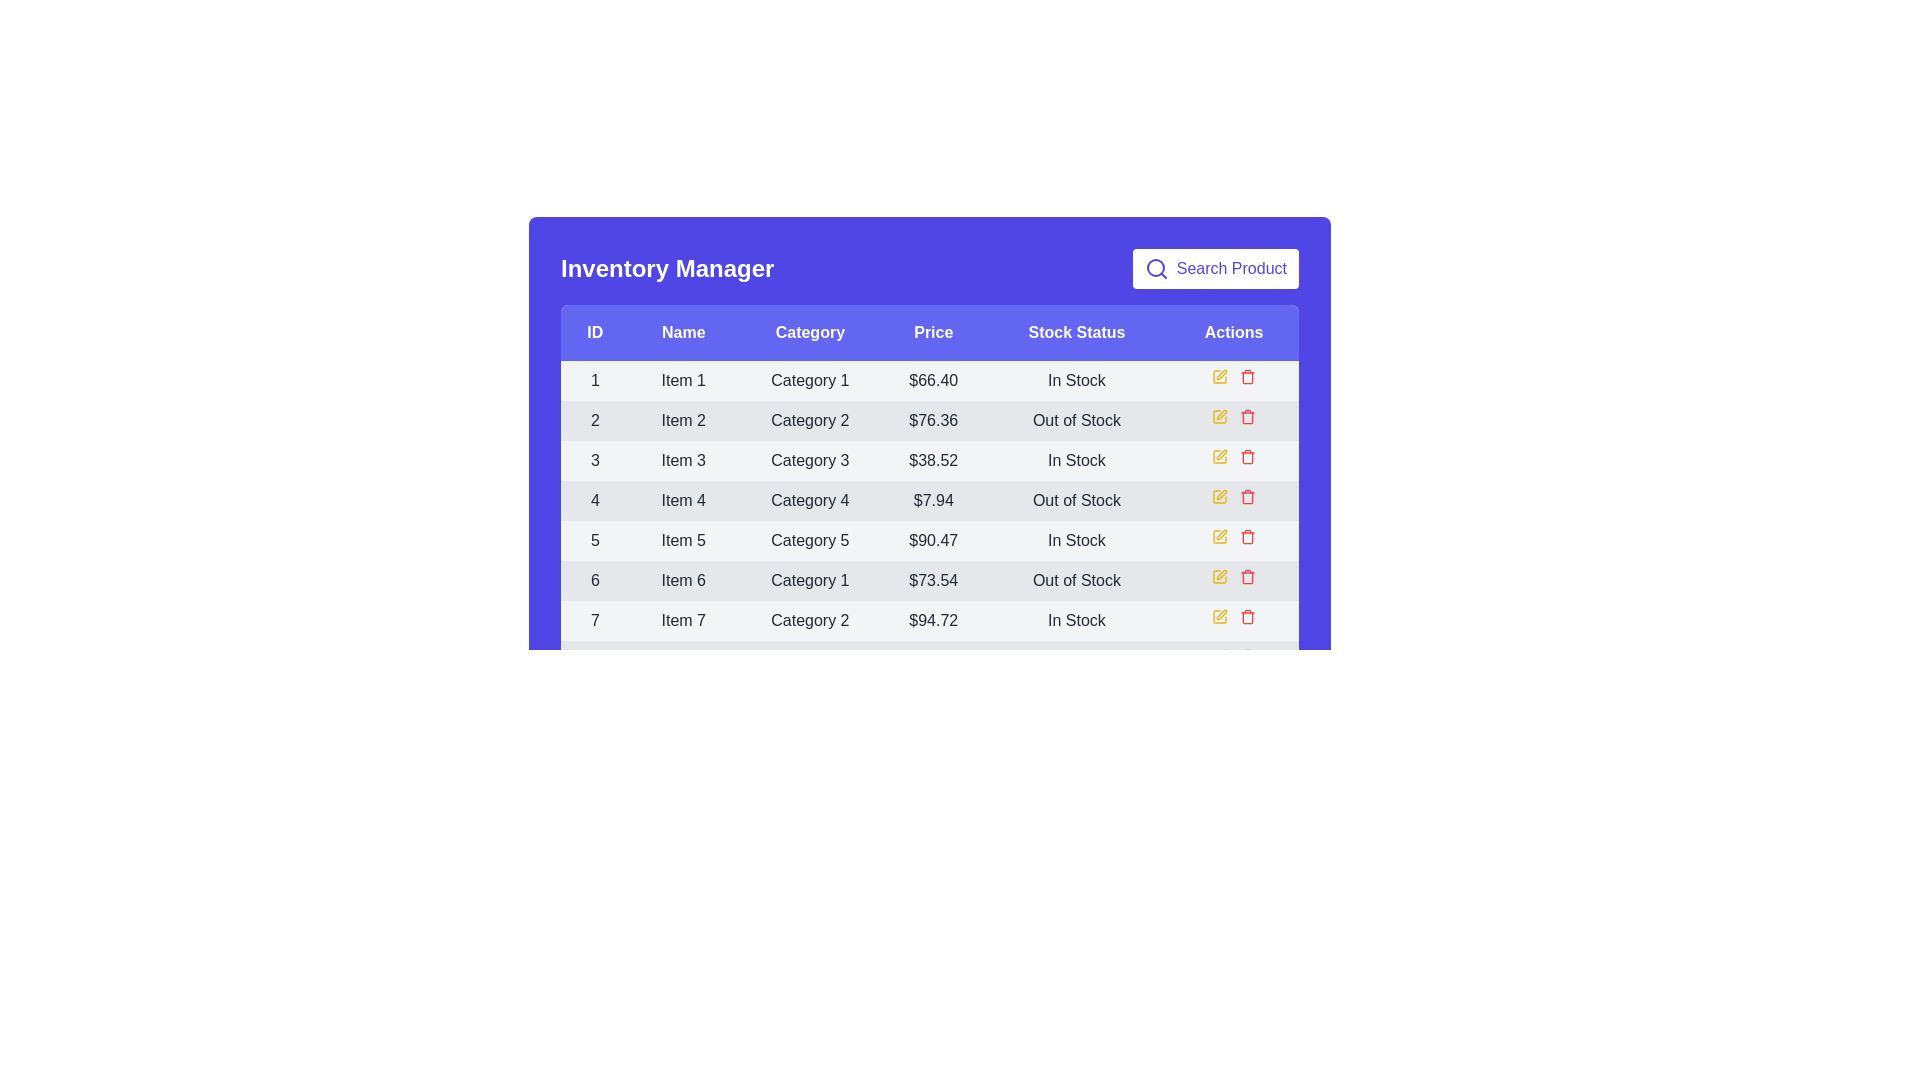 The width and height of the screenshot is (1920, 1080). I want to click on the column header Stock Status to sort the table by that column, so click(1074, 331).